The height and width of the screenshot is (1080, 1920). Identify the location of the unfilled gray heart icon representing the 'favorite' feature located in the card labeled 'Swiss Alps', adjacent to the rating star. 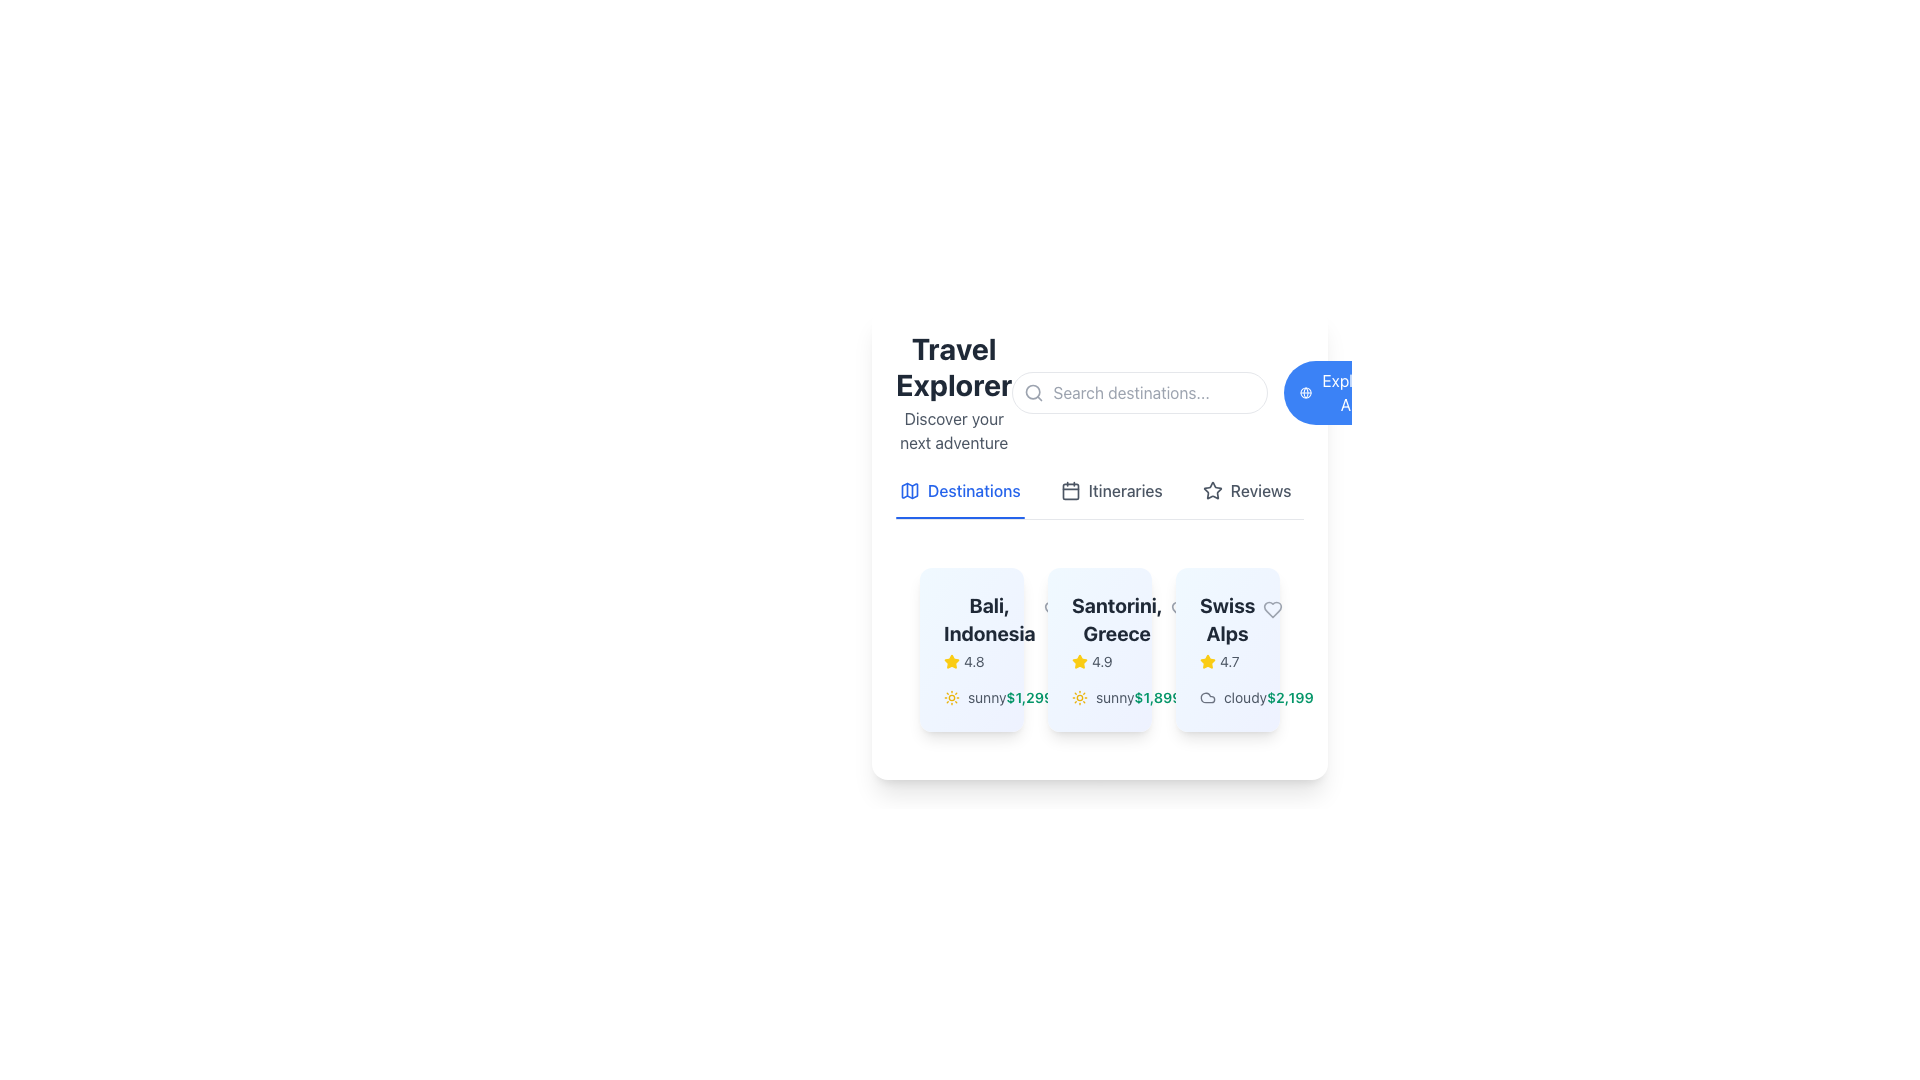
(1180, 608).